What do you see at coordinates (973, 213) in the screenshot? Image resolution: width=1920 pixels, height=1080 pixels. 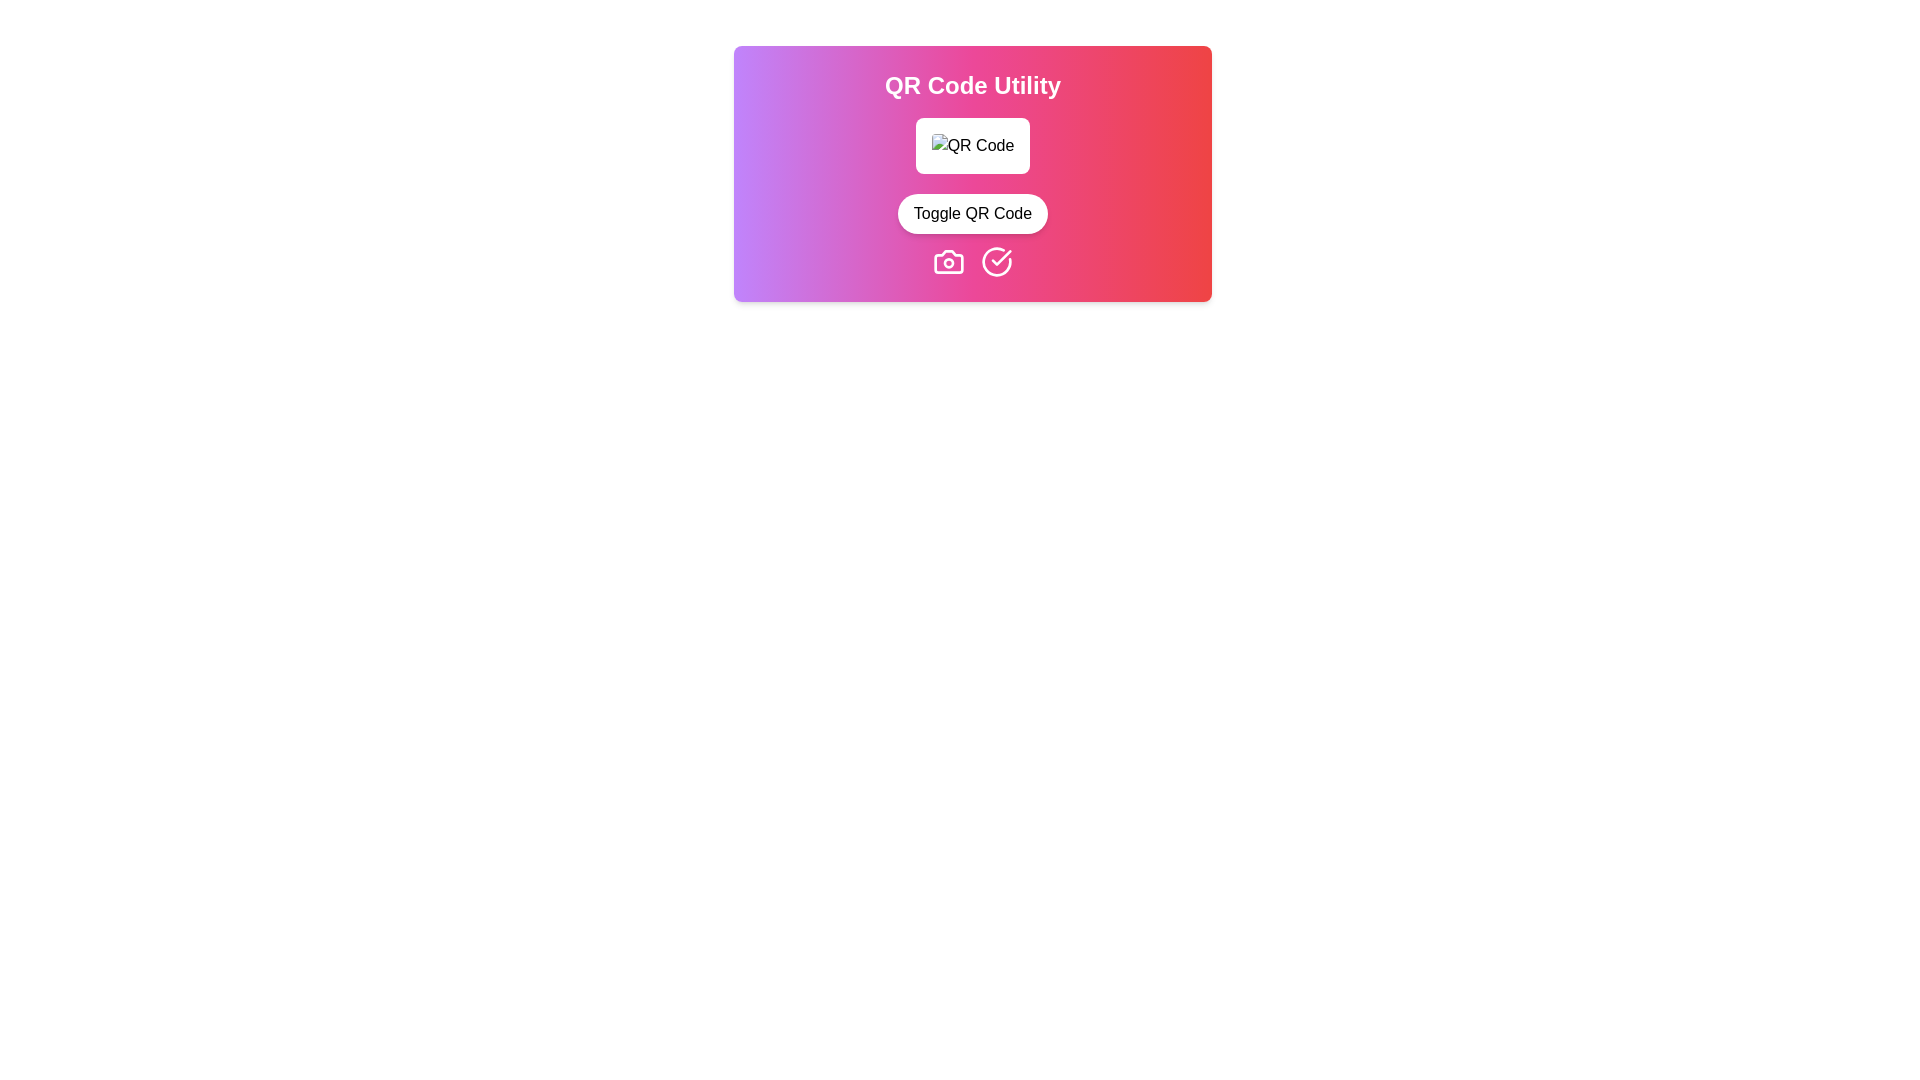 I see `the button located centrally beneath the 'QR Code' section` at bounding box center [973, 213].